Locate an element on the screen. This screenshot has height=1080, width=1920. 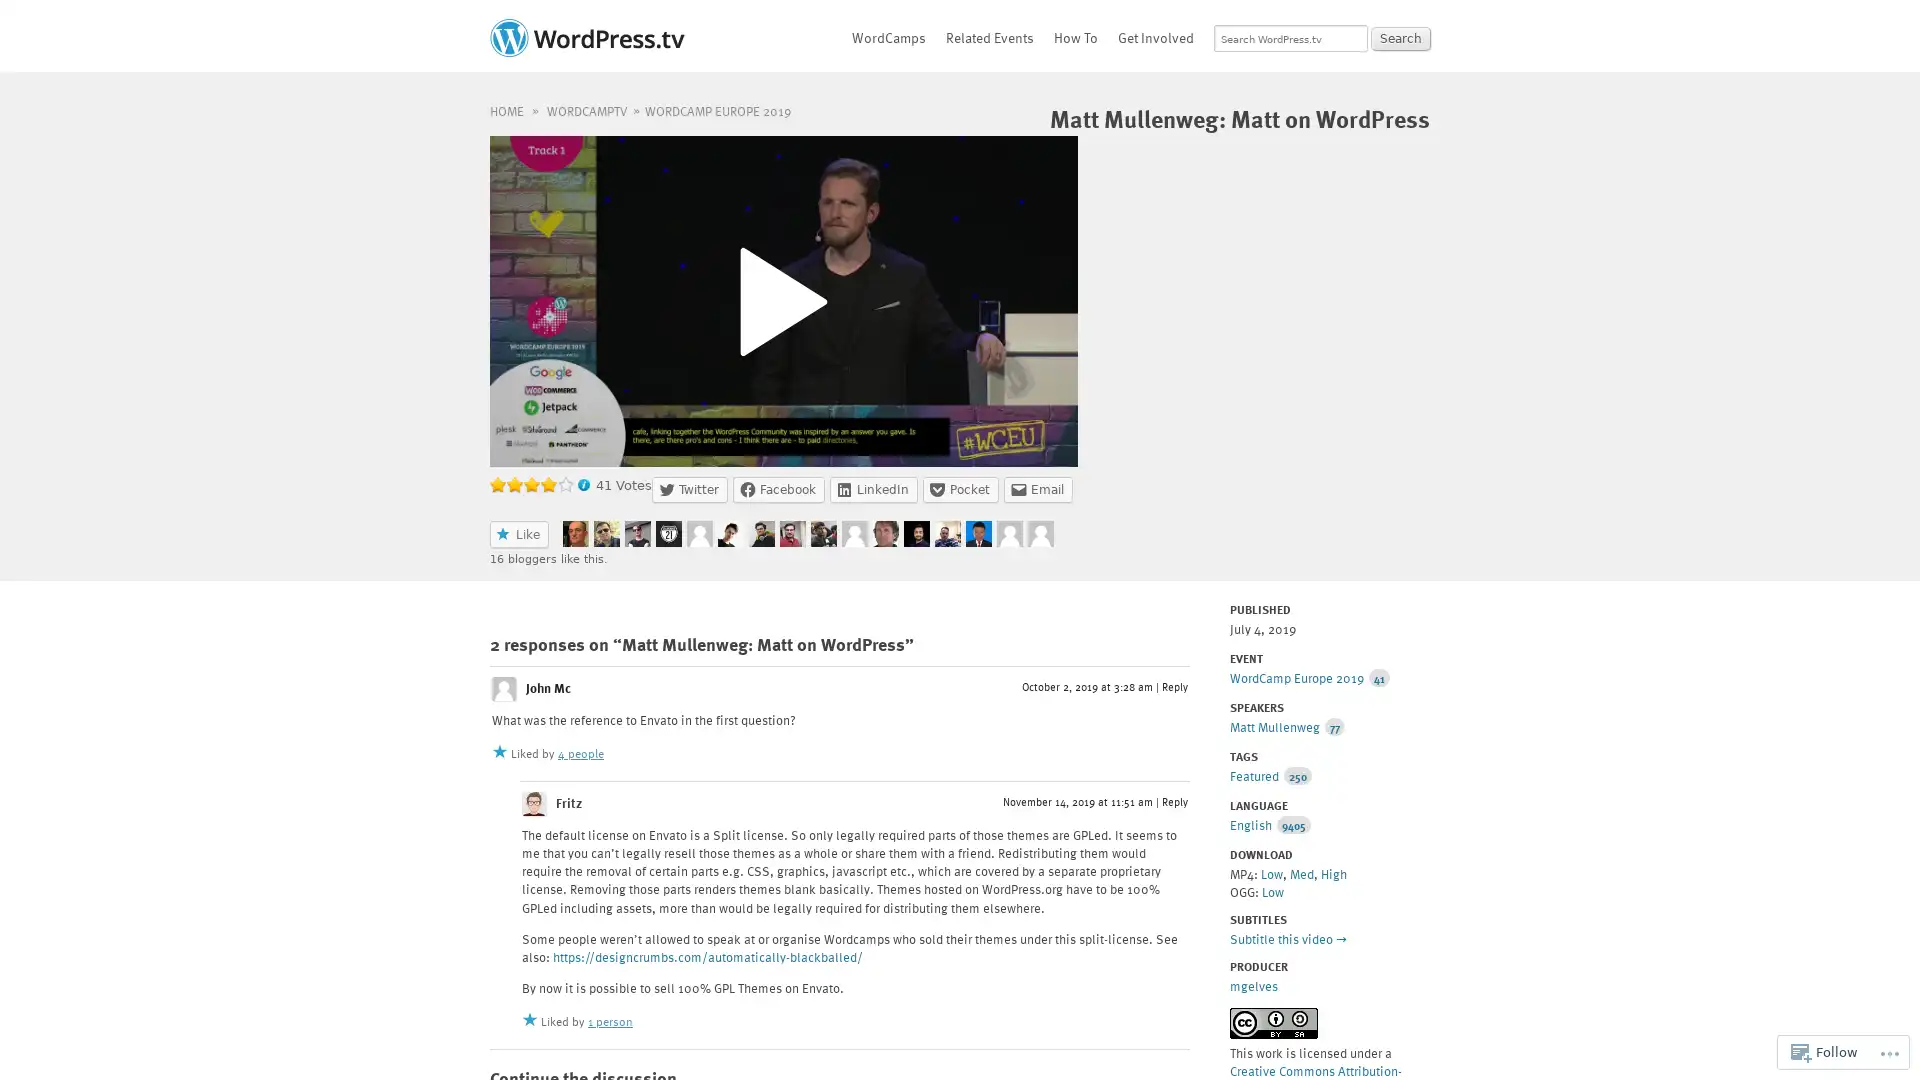
Search is located at coordinates (1400, 38).